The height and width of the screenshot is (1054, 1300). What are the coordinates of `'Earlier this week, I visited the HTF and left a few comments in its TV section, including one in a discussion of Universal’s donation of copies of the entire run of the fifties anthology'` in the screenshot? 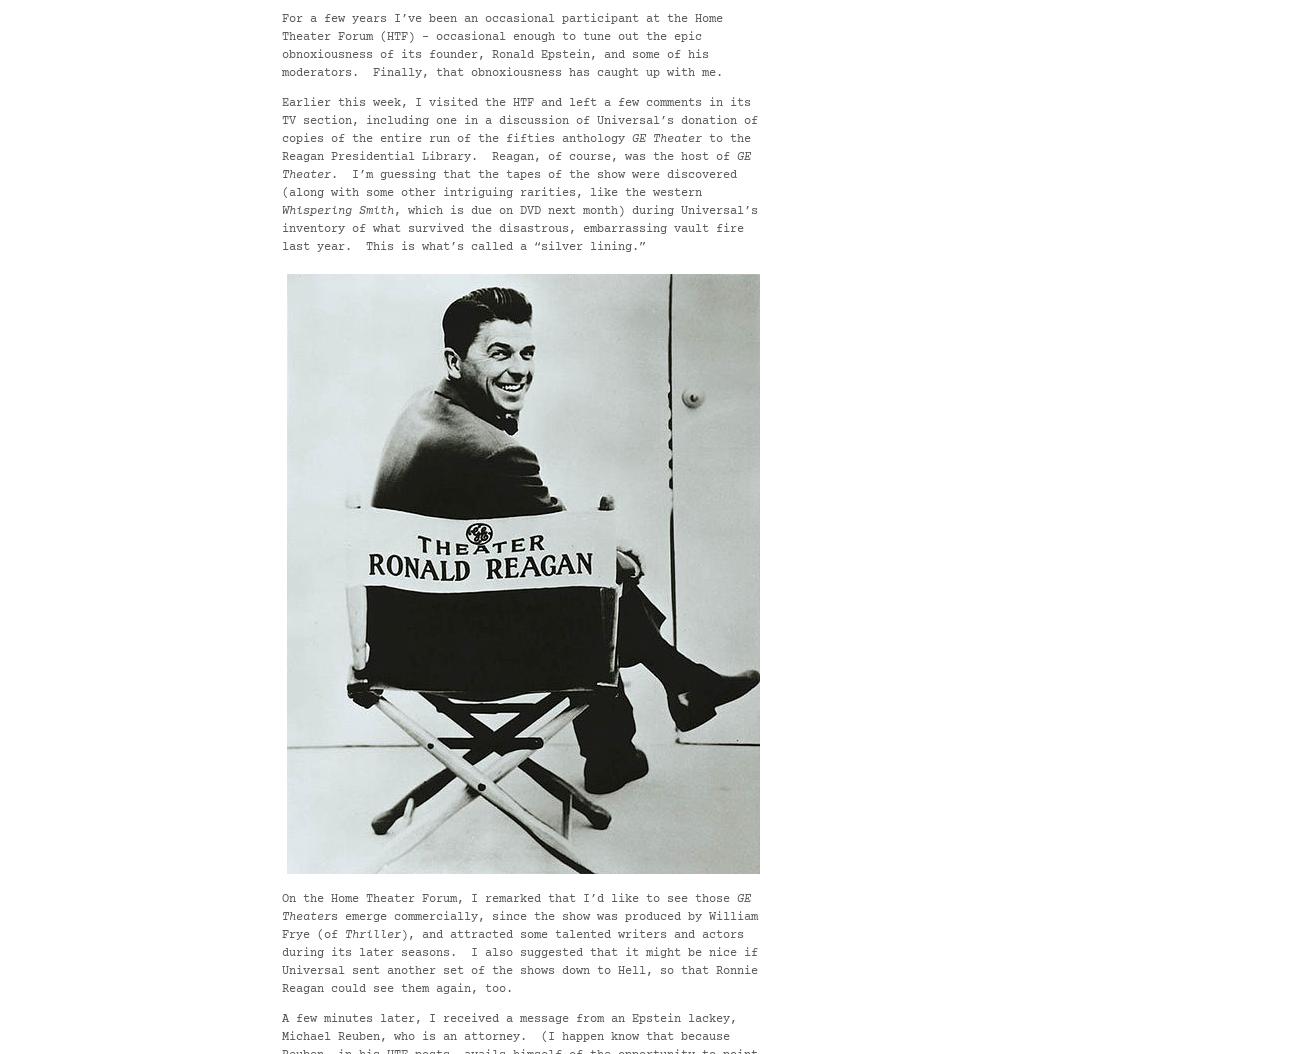 It's located at (520, 121).